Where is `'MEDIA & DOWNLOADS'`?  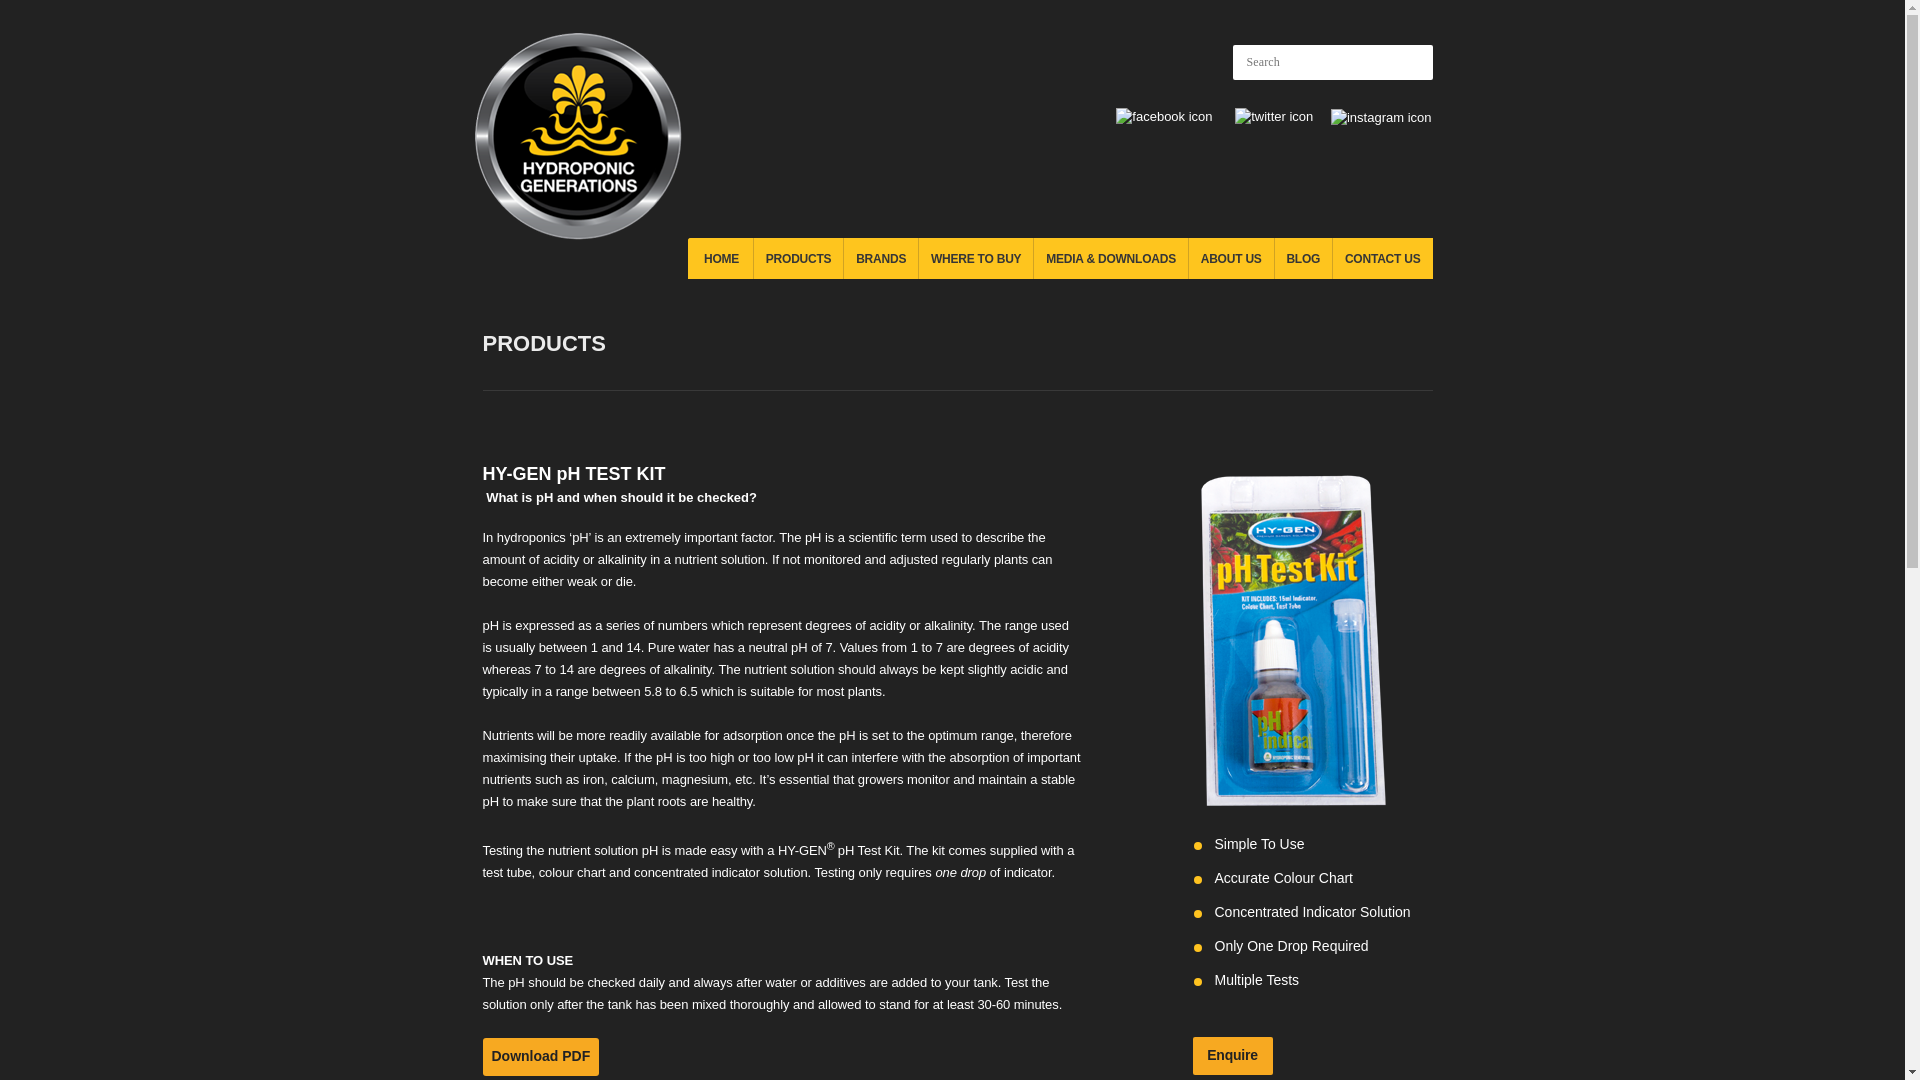 'MEDIA & DOWNLOADS' is located at coordinates (1109, 257).